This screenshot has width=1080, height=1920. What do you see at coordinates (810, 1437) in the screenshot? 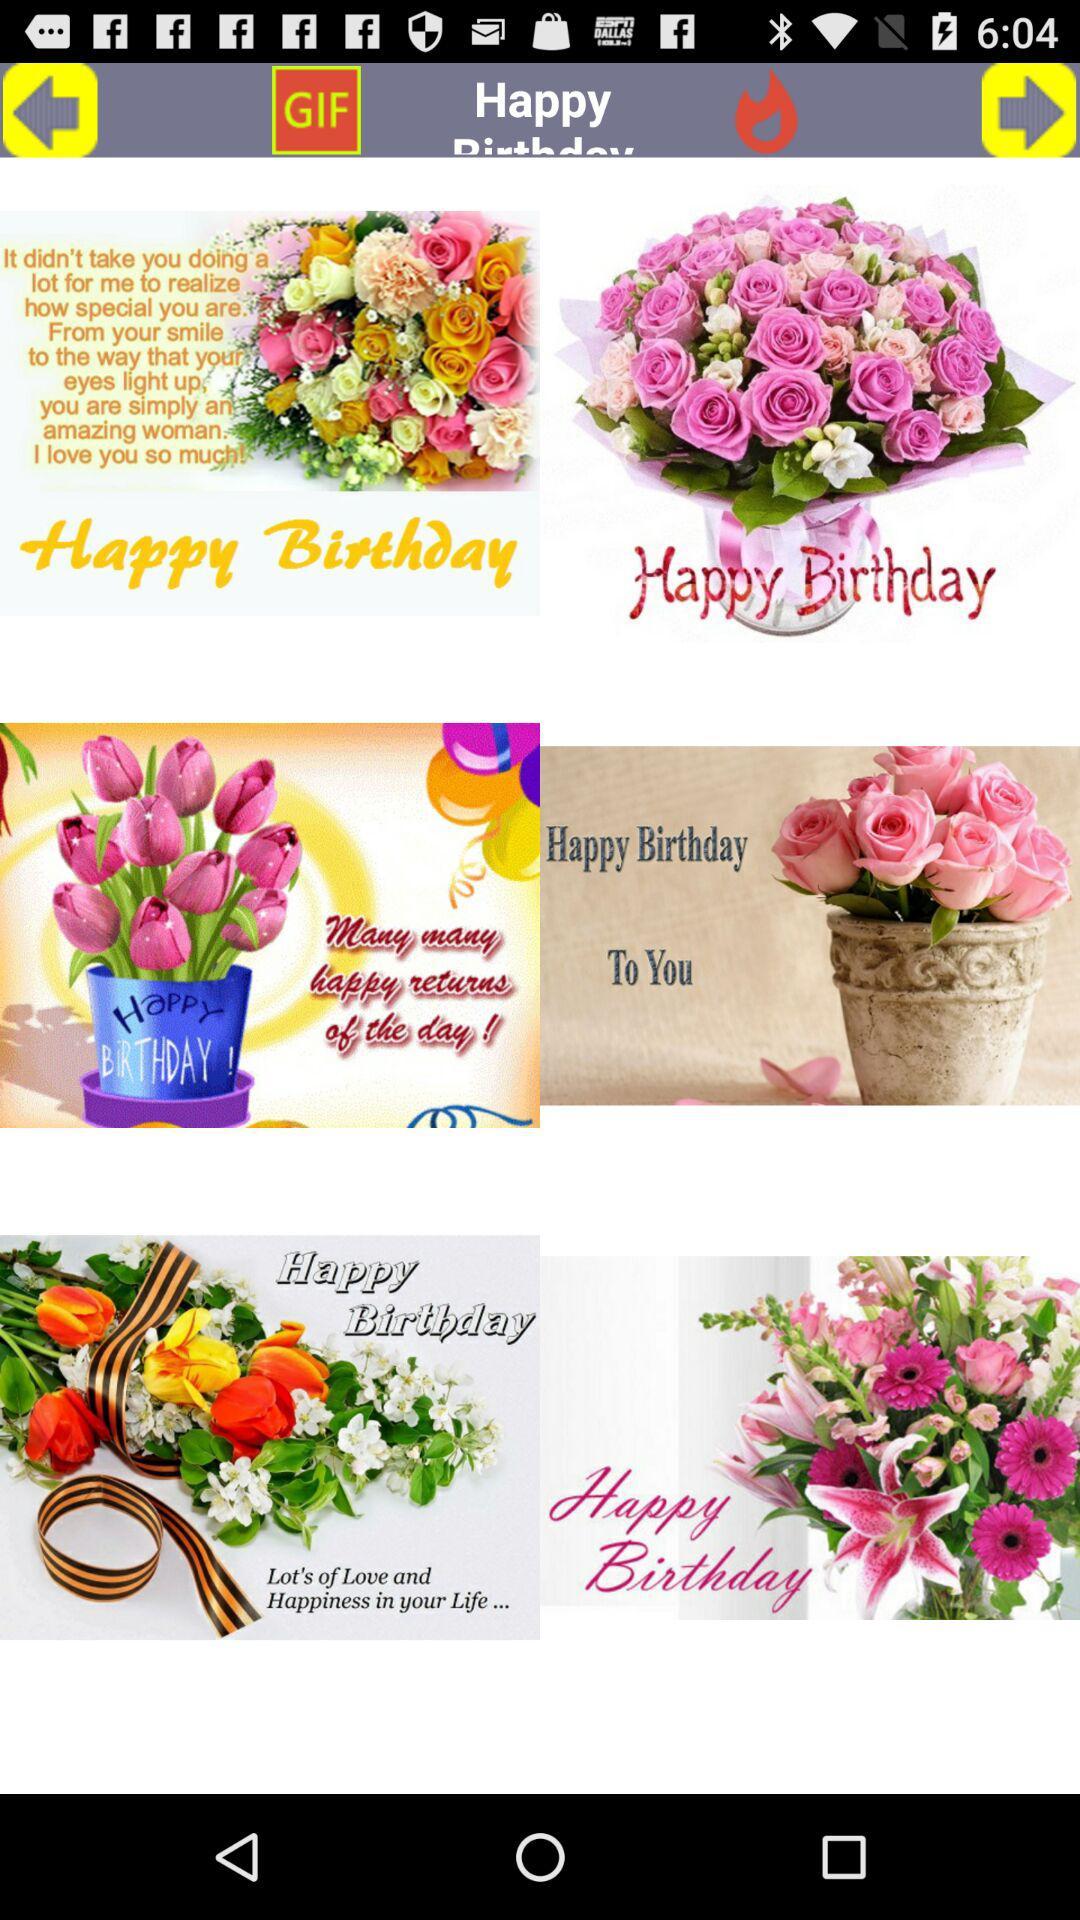
I see `the gif` at bounding box center [810, 1437].